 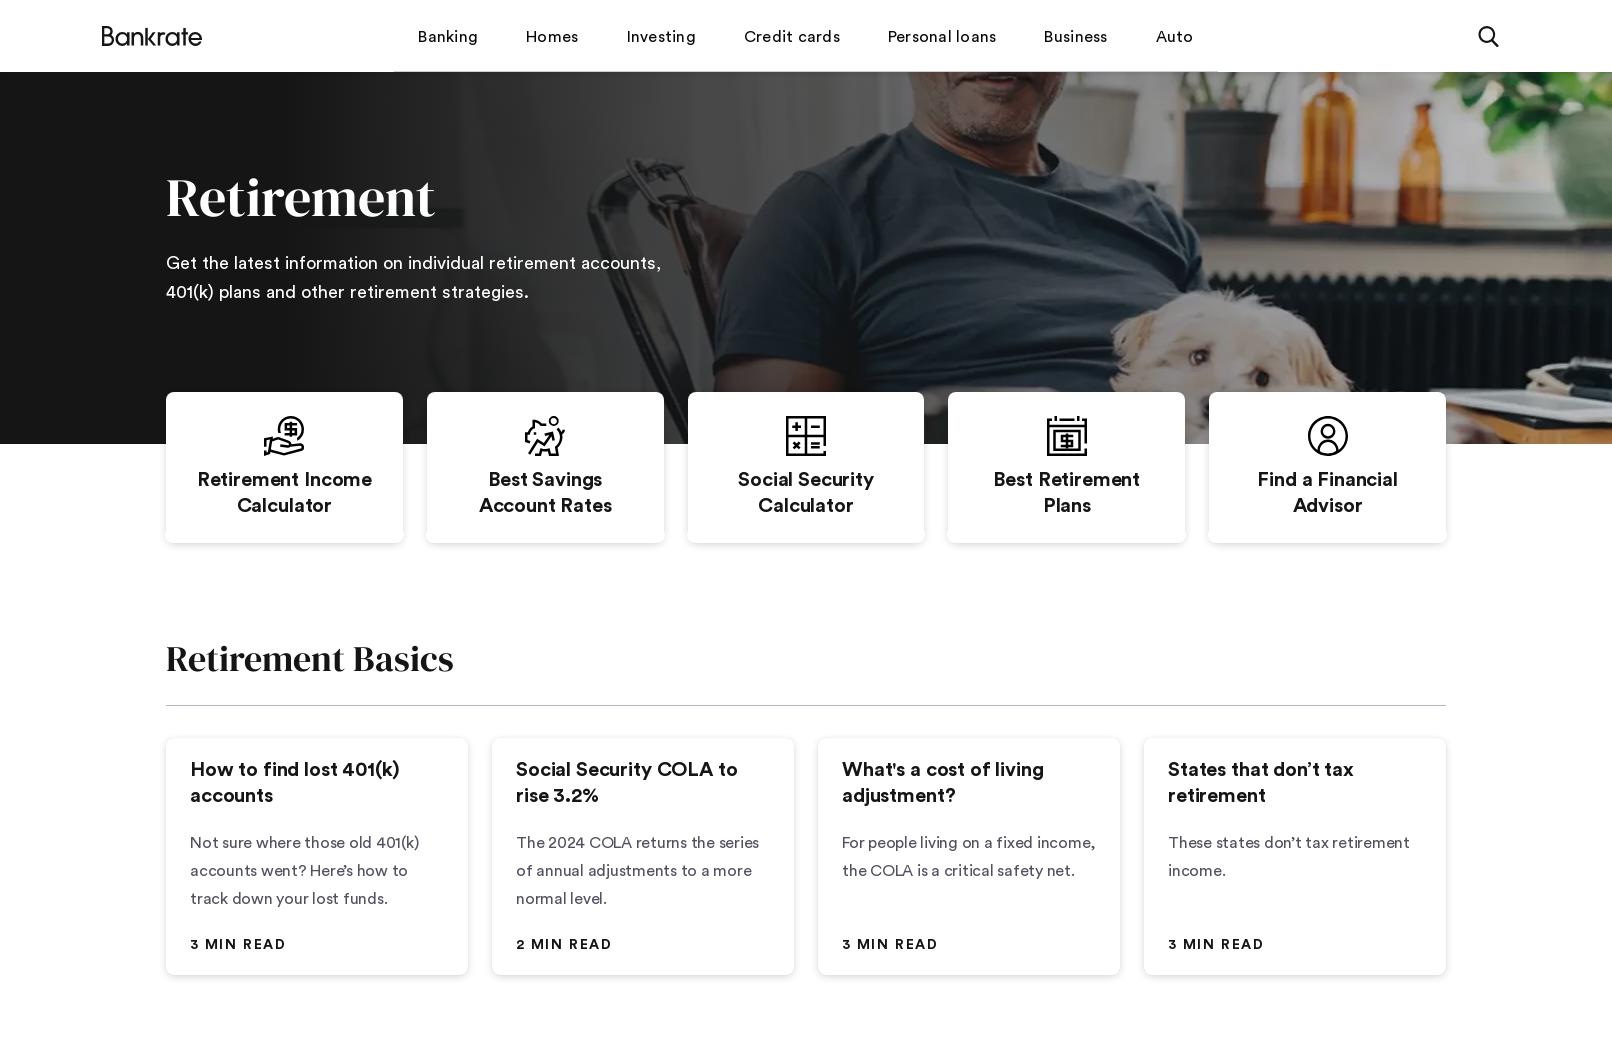 What do you see at coordinates (1173, 34) in the screenshot?
I see `'Auto'` at bounding box center [1173, 34].